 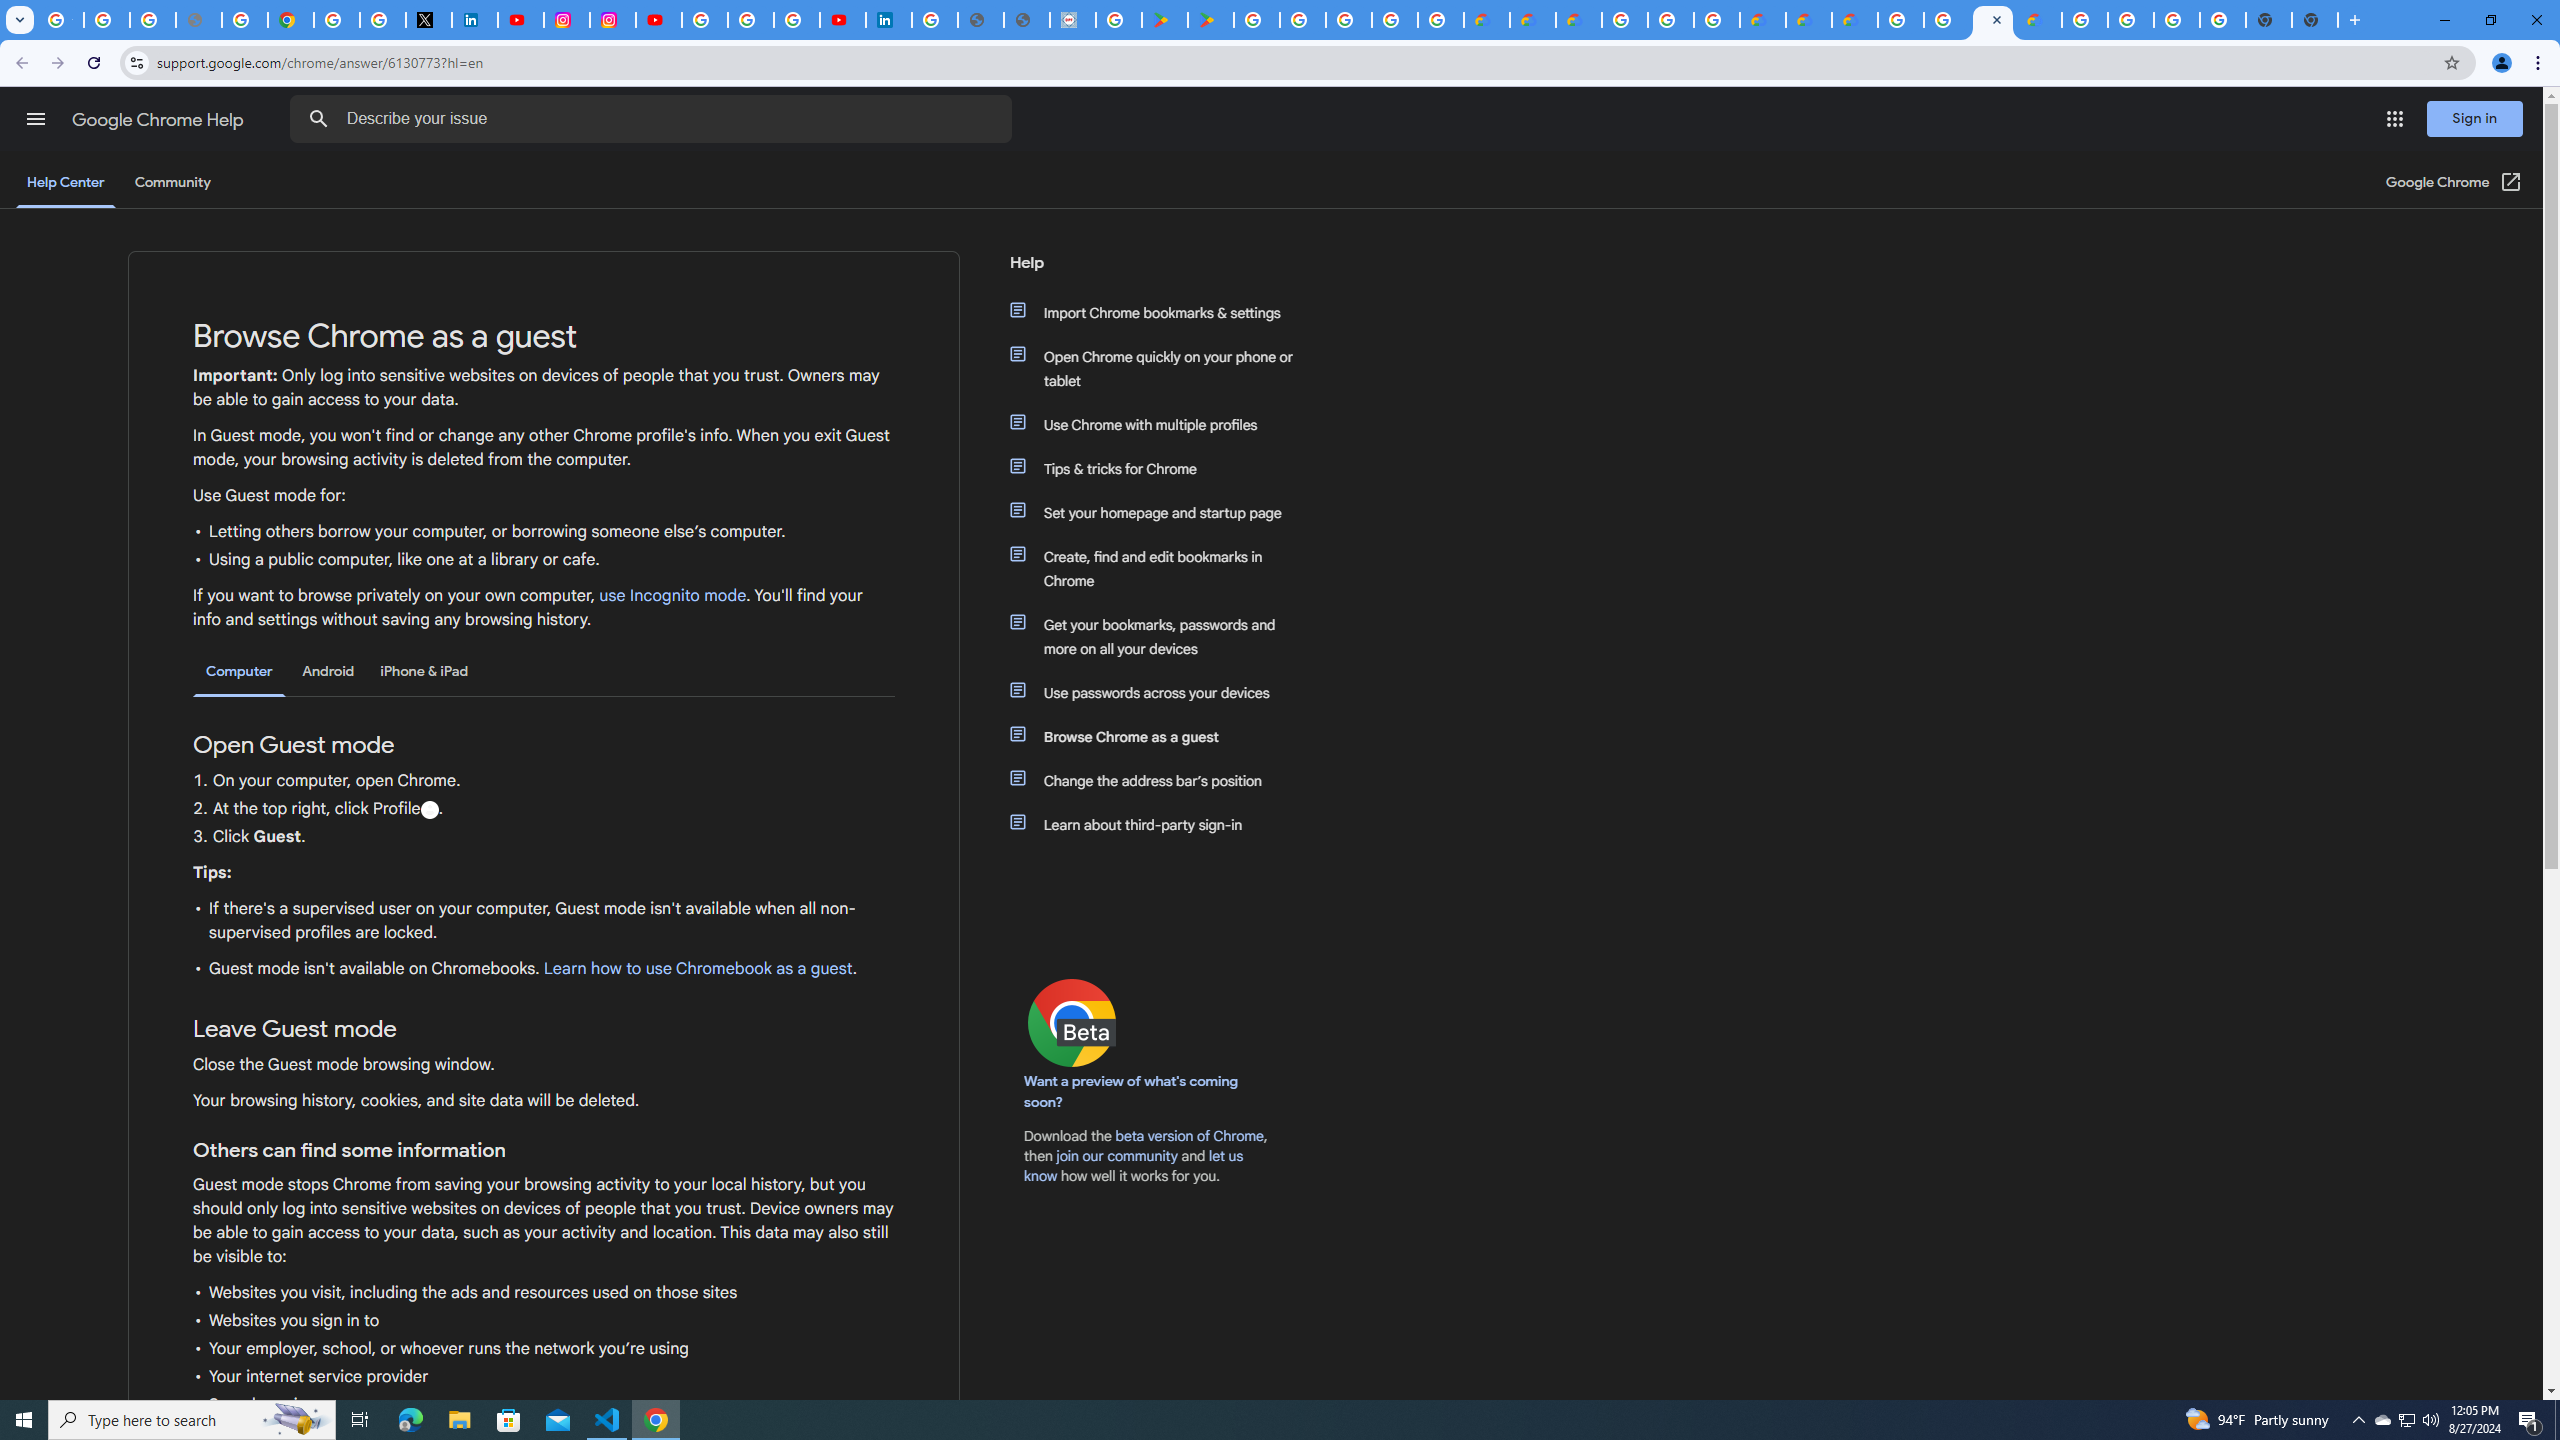 I want to click on 'Google Chrome (Open in a new window)', so click(x=2454, y=181).